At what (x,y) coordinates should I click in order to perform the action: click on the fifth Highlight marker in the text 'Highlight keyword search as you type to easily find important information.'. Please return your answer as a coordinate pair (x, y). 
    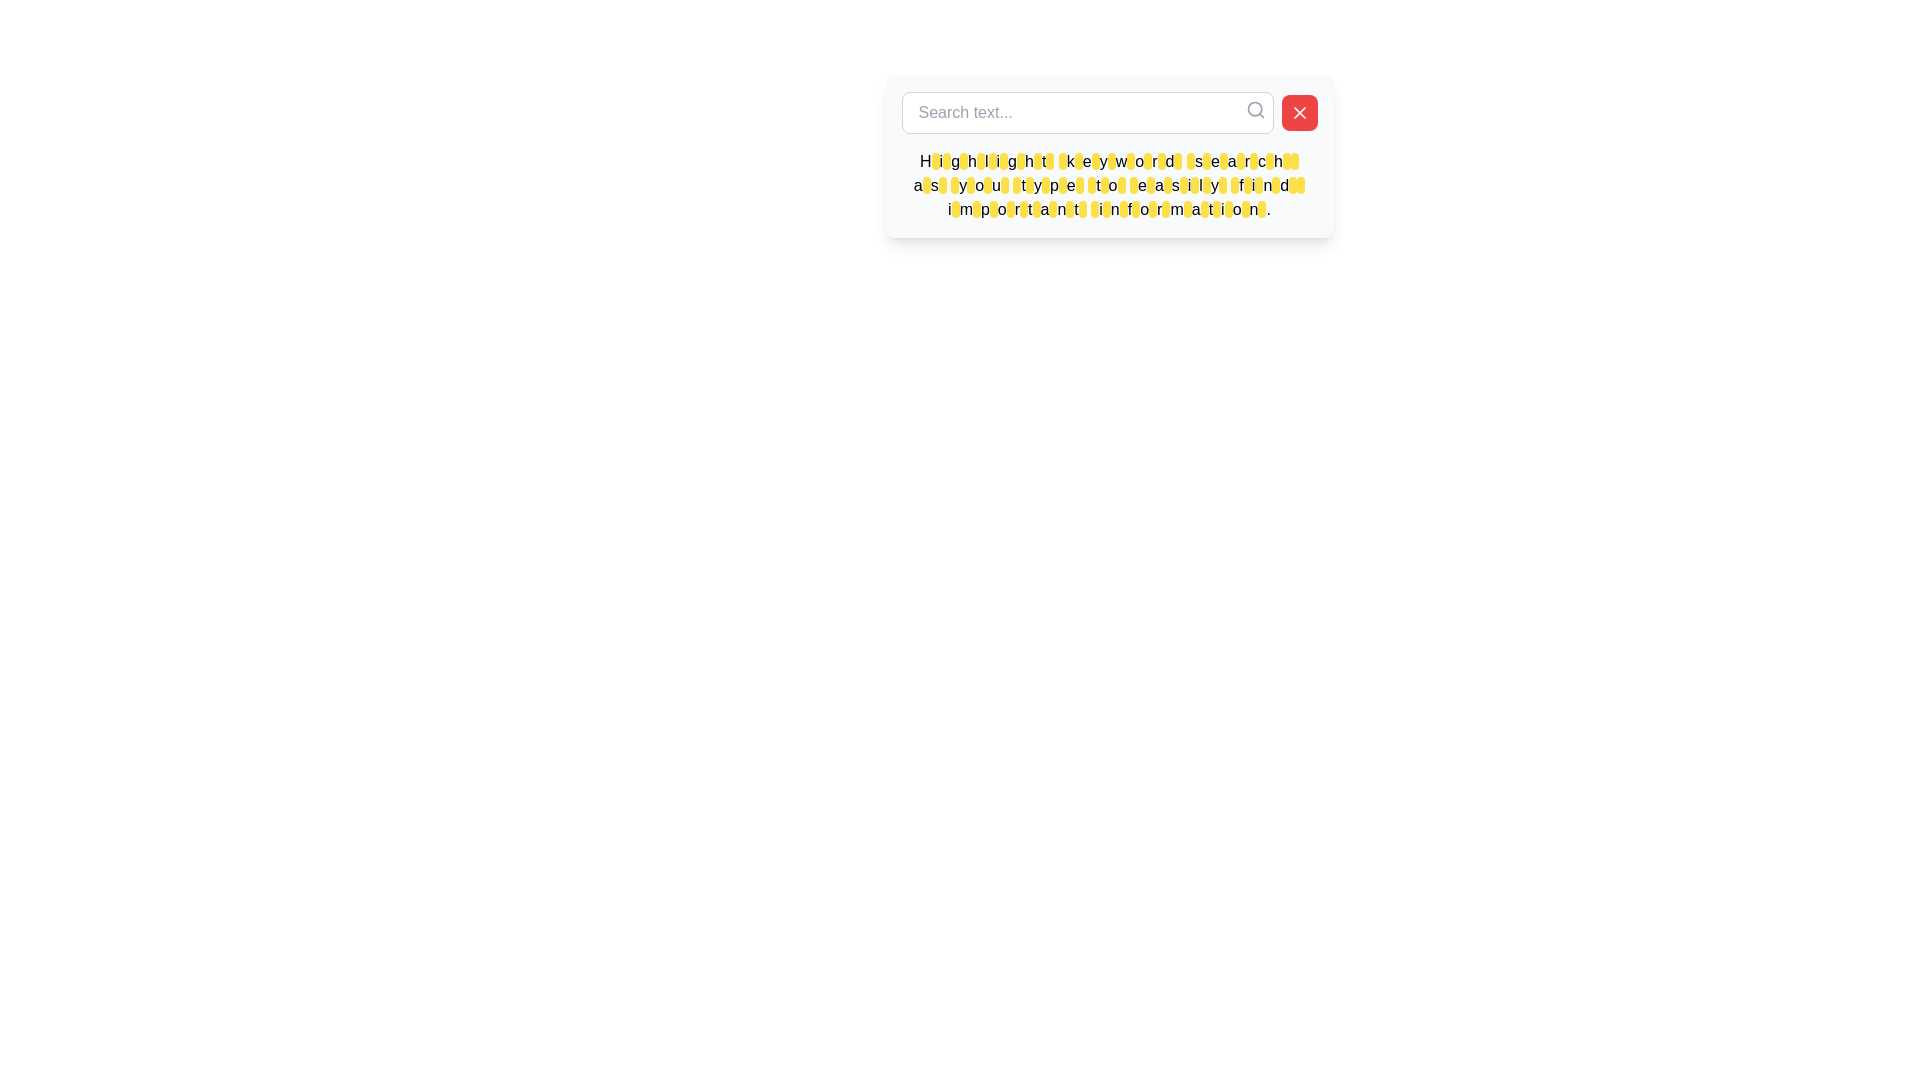
    Looking at the image, I should click on (992, 160).